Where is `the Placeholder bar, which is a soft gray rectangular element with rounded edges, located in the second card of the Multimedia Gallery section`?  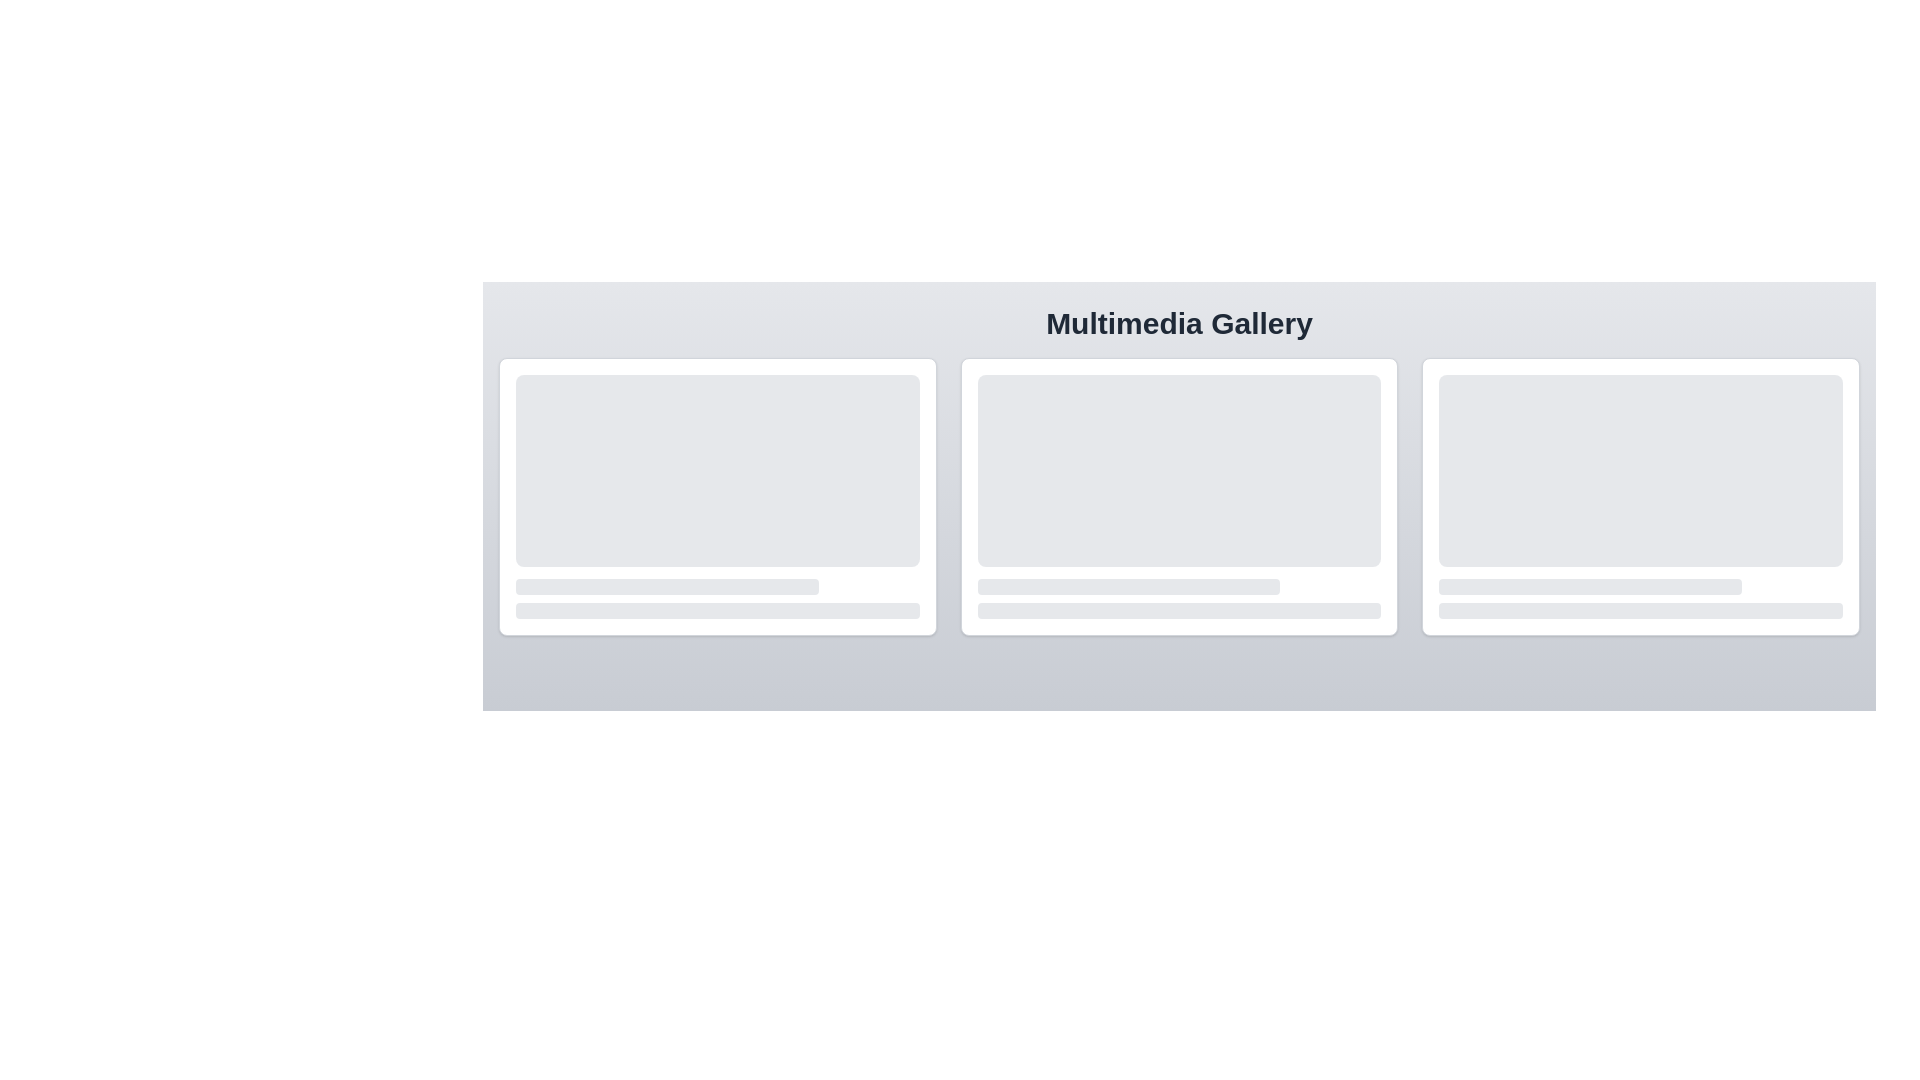
the Placeholder bar, which is a soft gray rectangular element with rounded edges, located in the second card of the Multimedia Gallery section is located at coordinates (1128, 585).